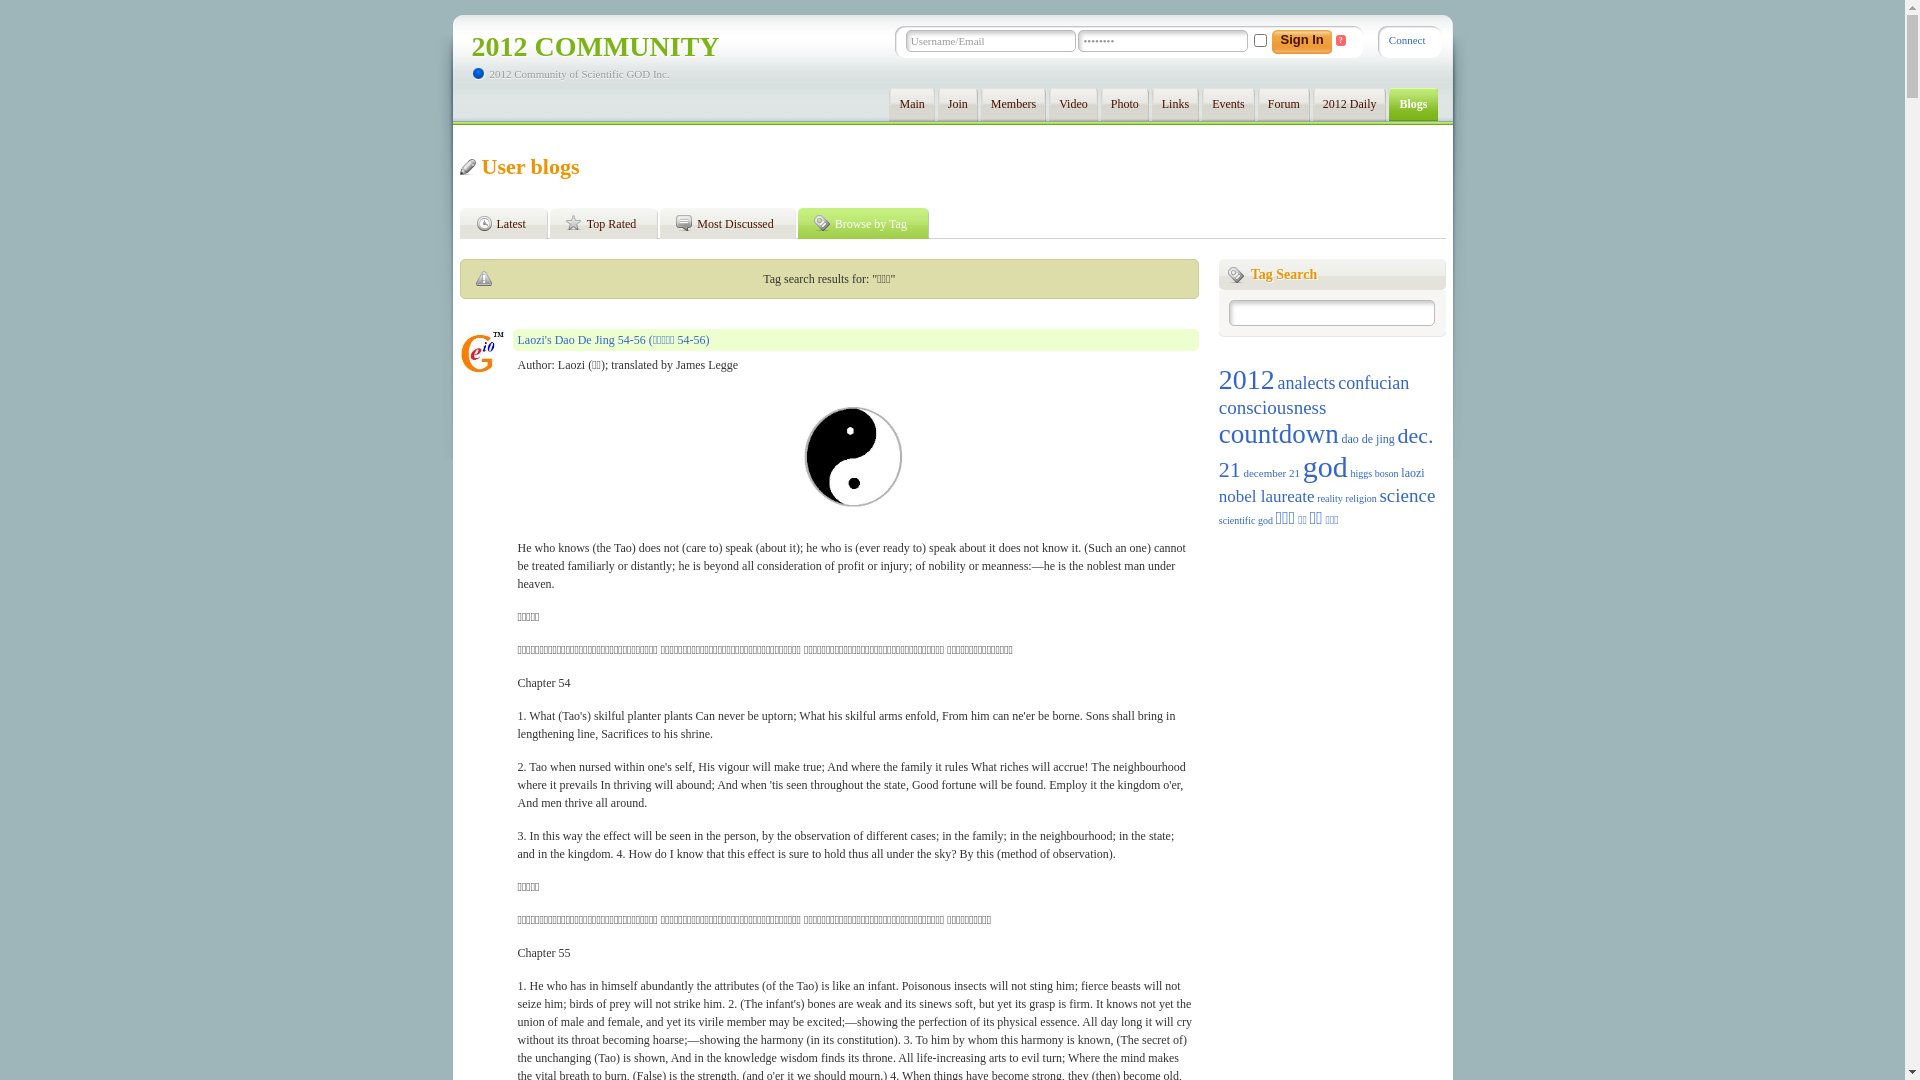  What do you see at coordinates (730, 223) in the screenshot?
I see `'Most Discussed'` at bounding box center [730, 223].